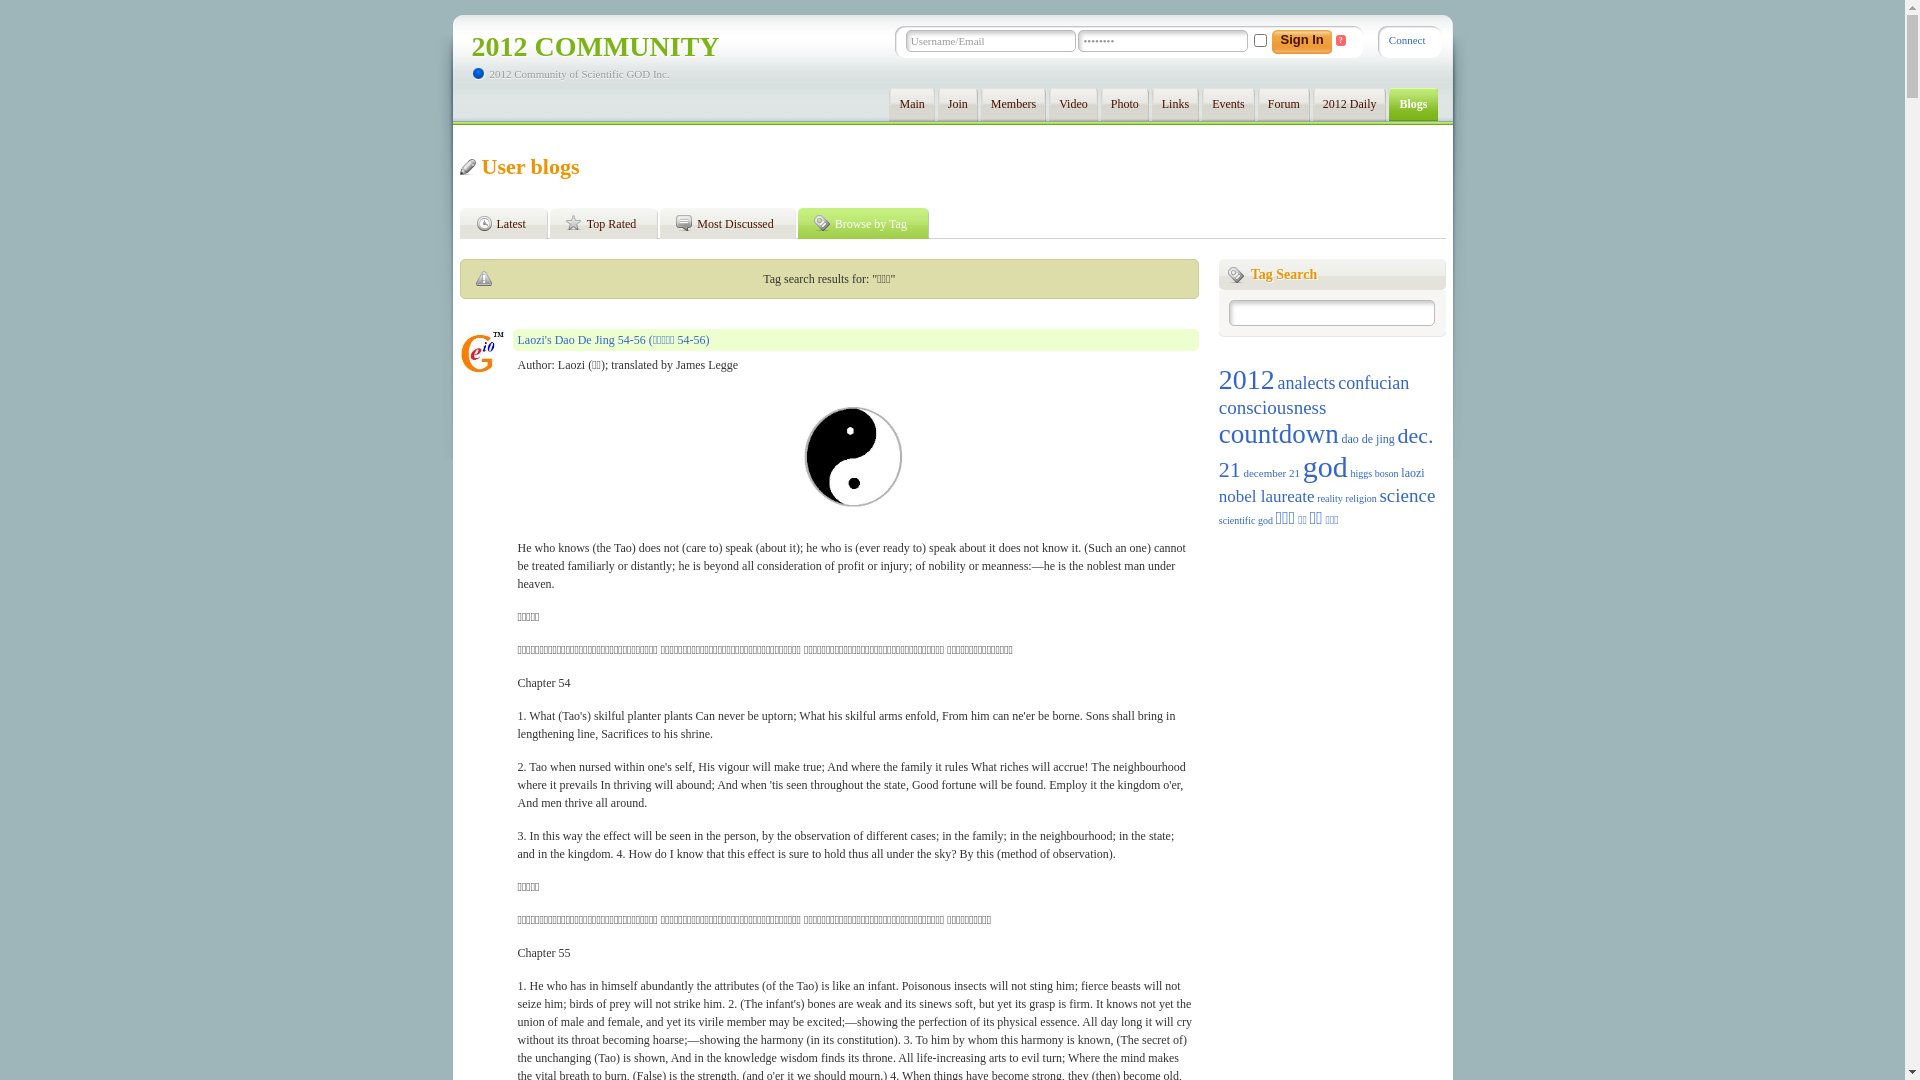  What do you see at coordinates (730, 223) in the screenshot?
I see `'Most Discussed'` at bounding box center [730, 223].